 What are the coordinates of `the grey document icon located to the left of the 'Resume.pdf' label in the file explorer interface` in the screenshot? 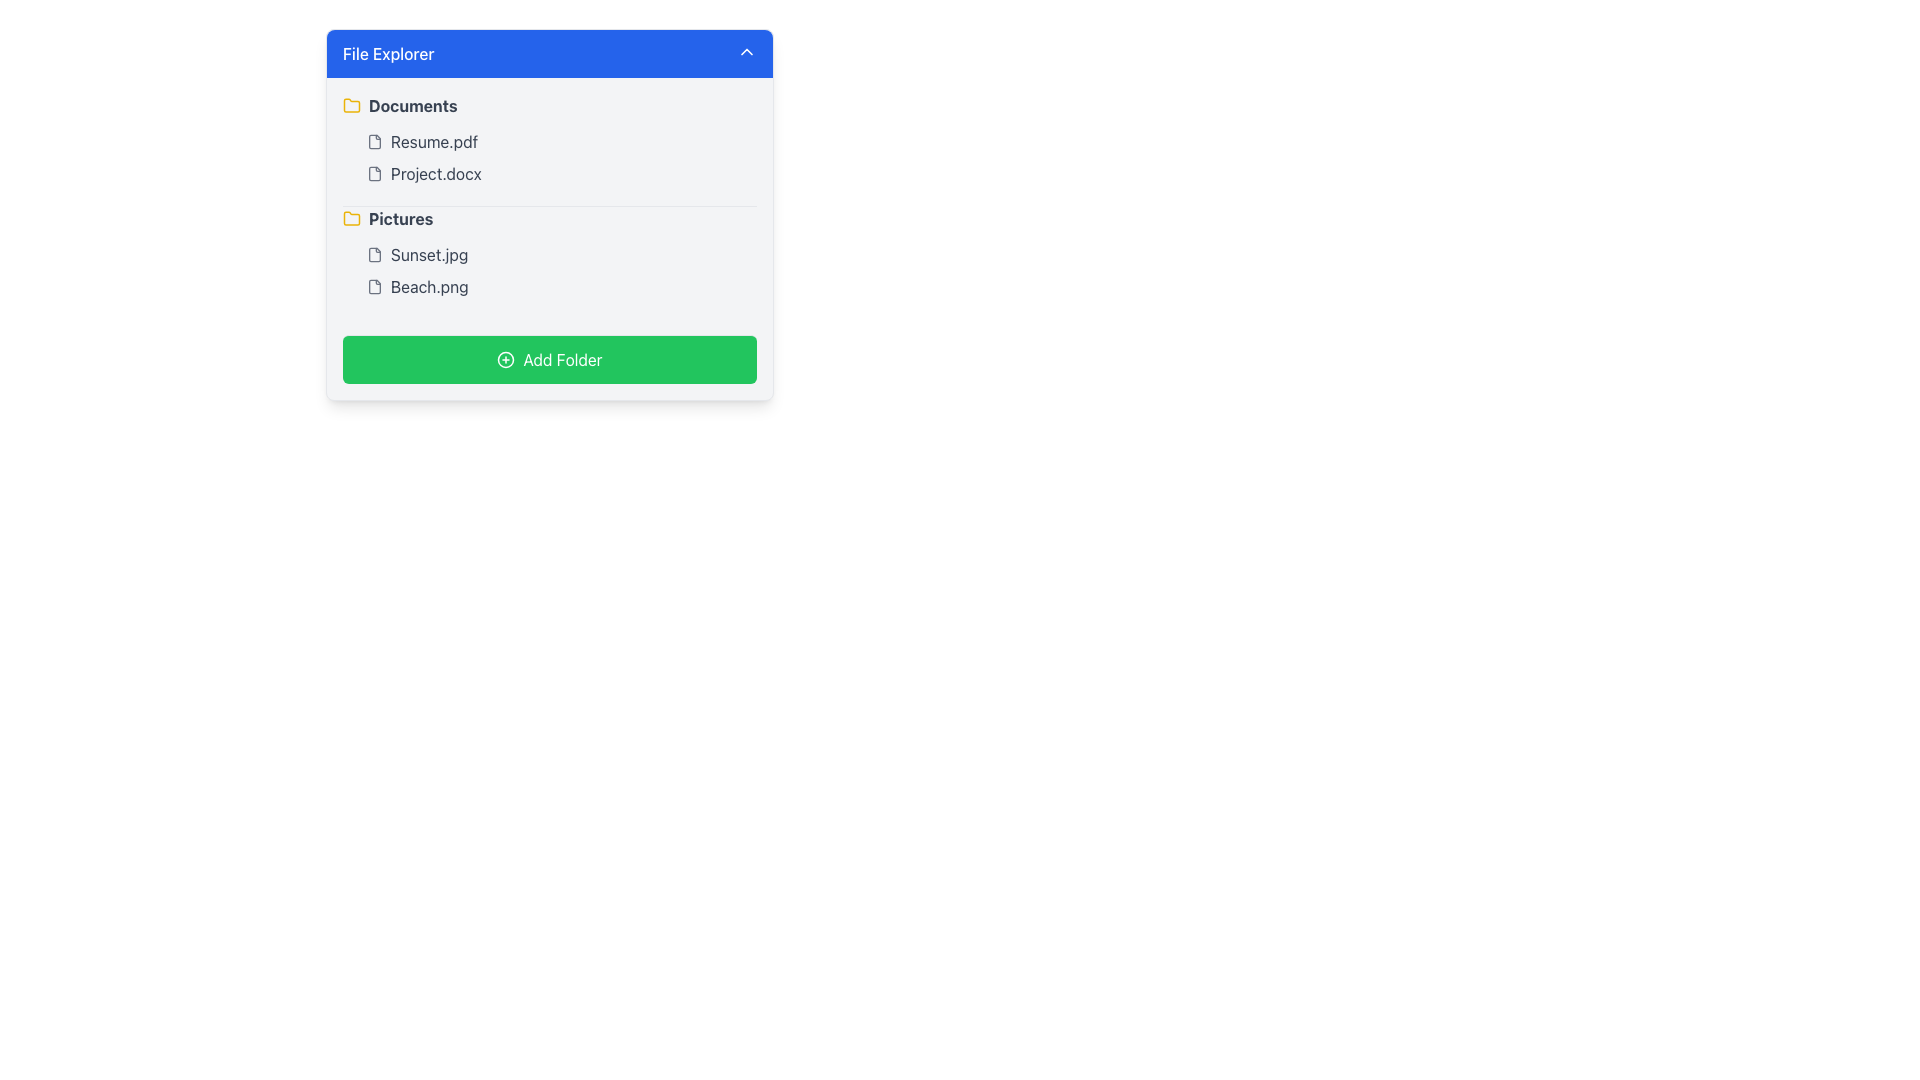 It's located at (374, 141).